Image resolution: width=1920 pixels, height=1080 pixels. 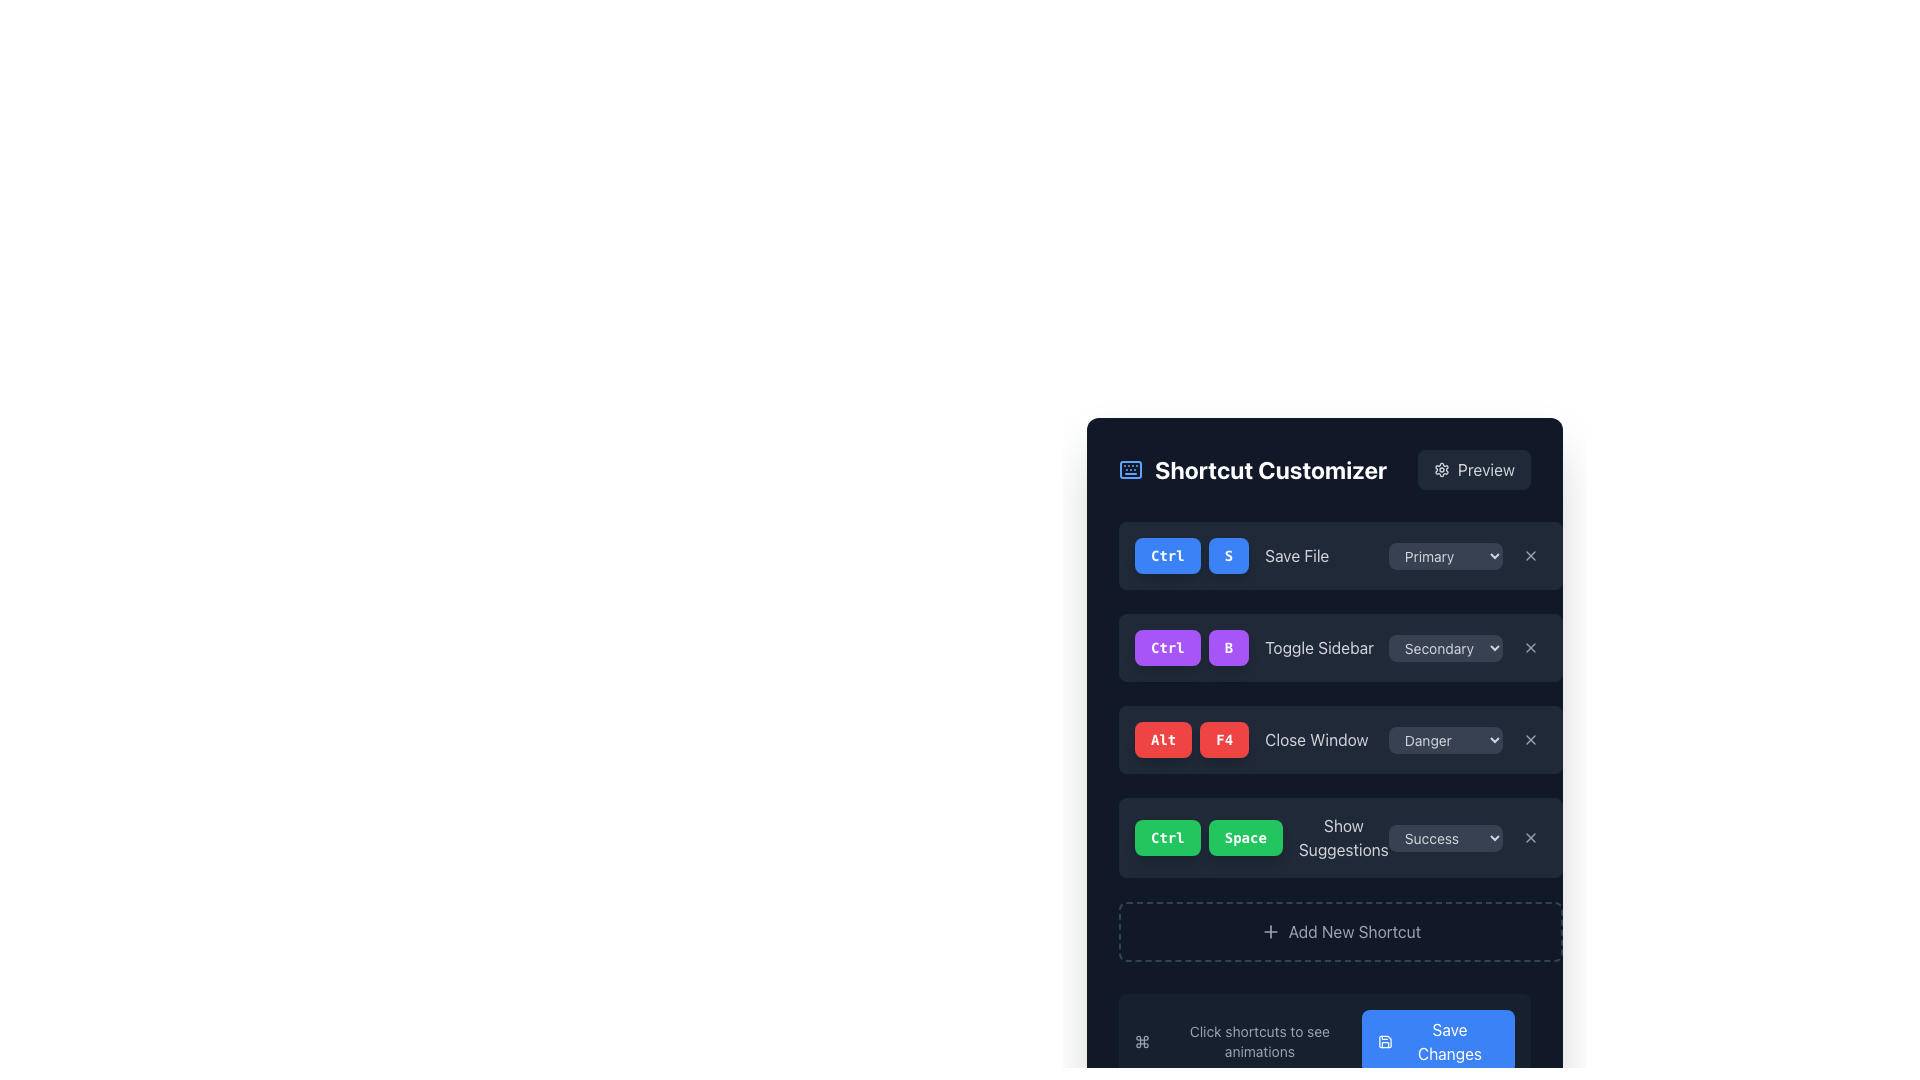 I want to click on the text label that describes the purpose of the shortcut buttons 'Ctrl' + 'B' for 'Toggle Sidebar' in the shortcut customizer interface, so click(x=1319, y=648).